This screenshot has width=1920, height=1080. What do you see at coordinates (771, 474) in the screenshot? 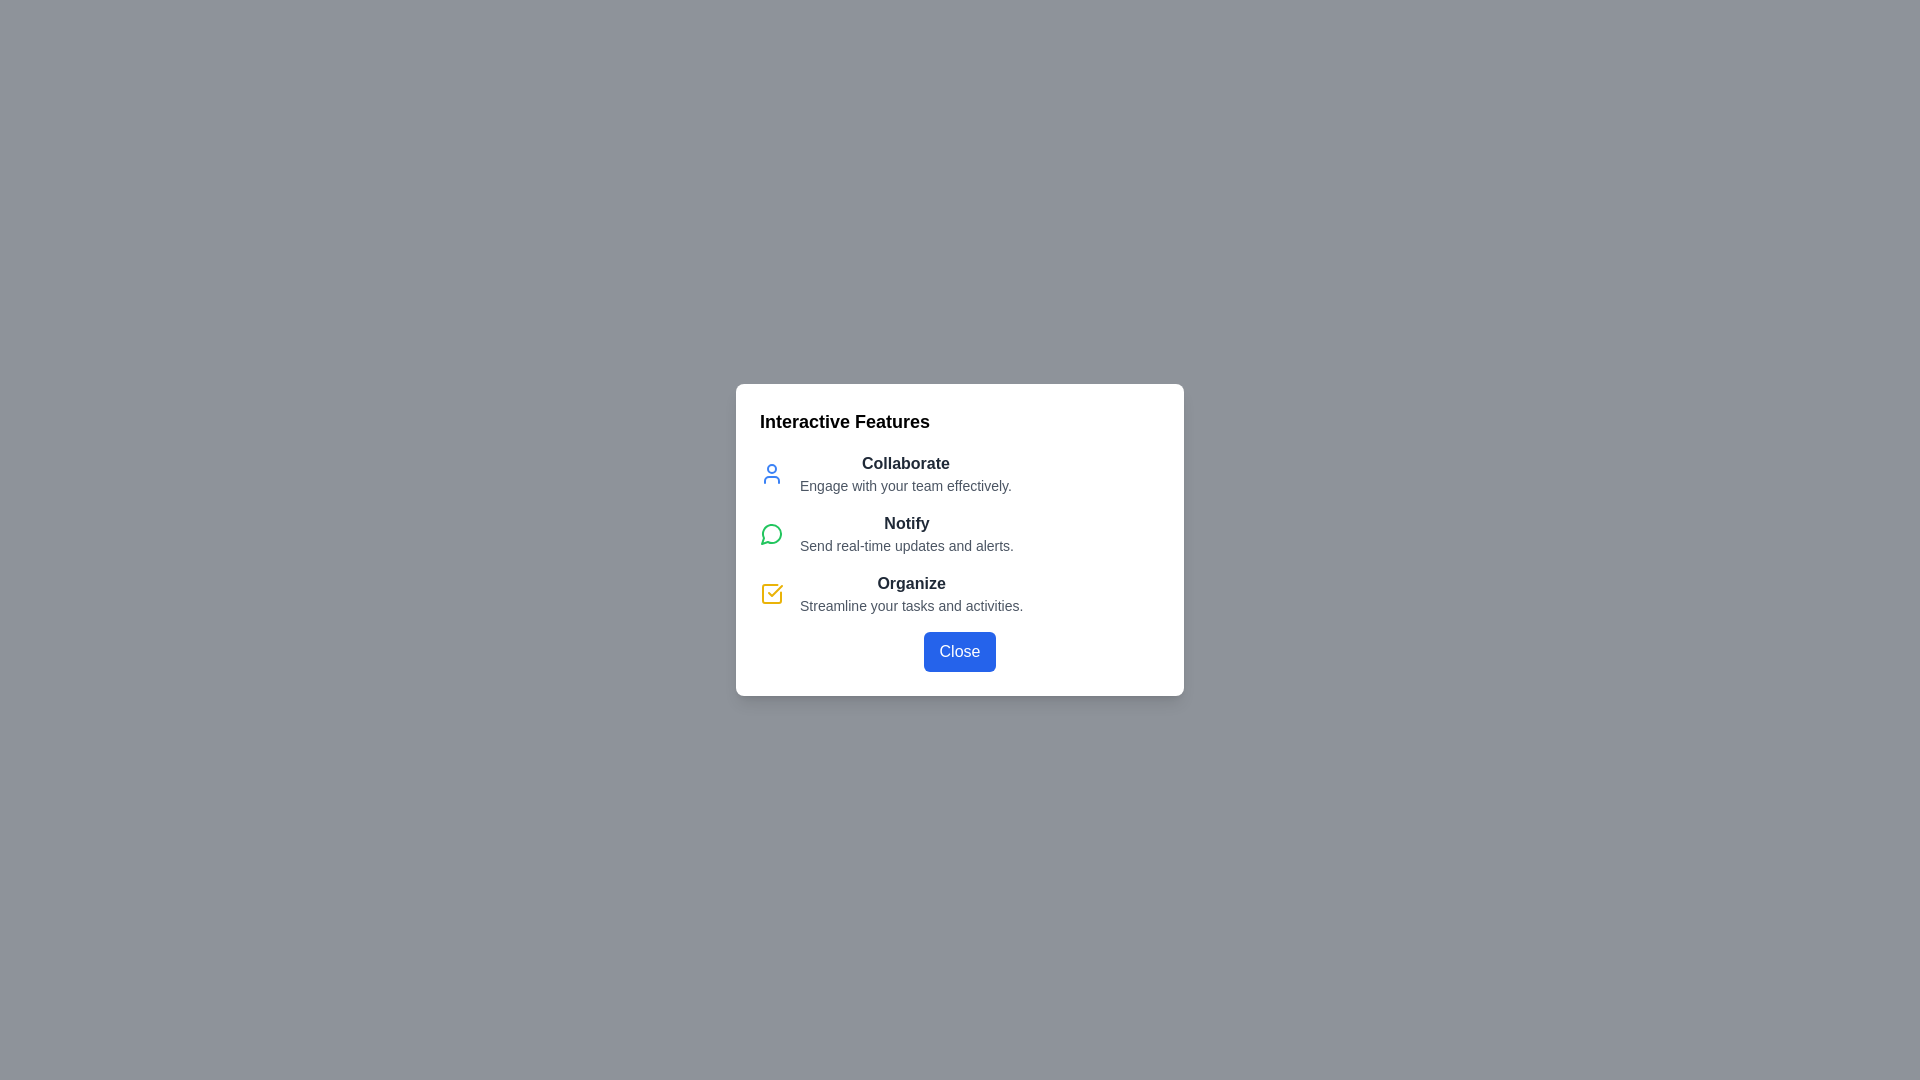
I see `the feature Collaborate to explore its content` at bounding box center [771, 474].